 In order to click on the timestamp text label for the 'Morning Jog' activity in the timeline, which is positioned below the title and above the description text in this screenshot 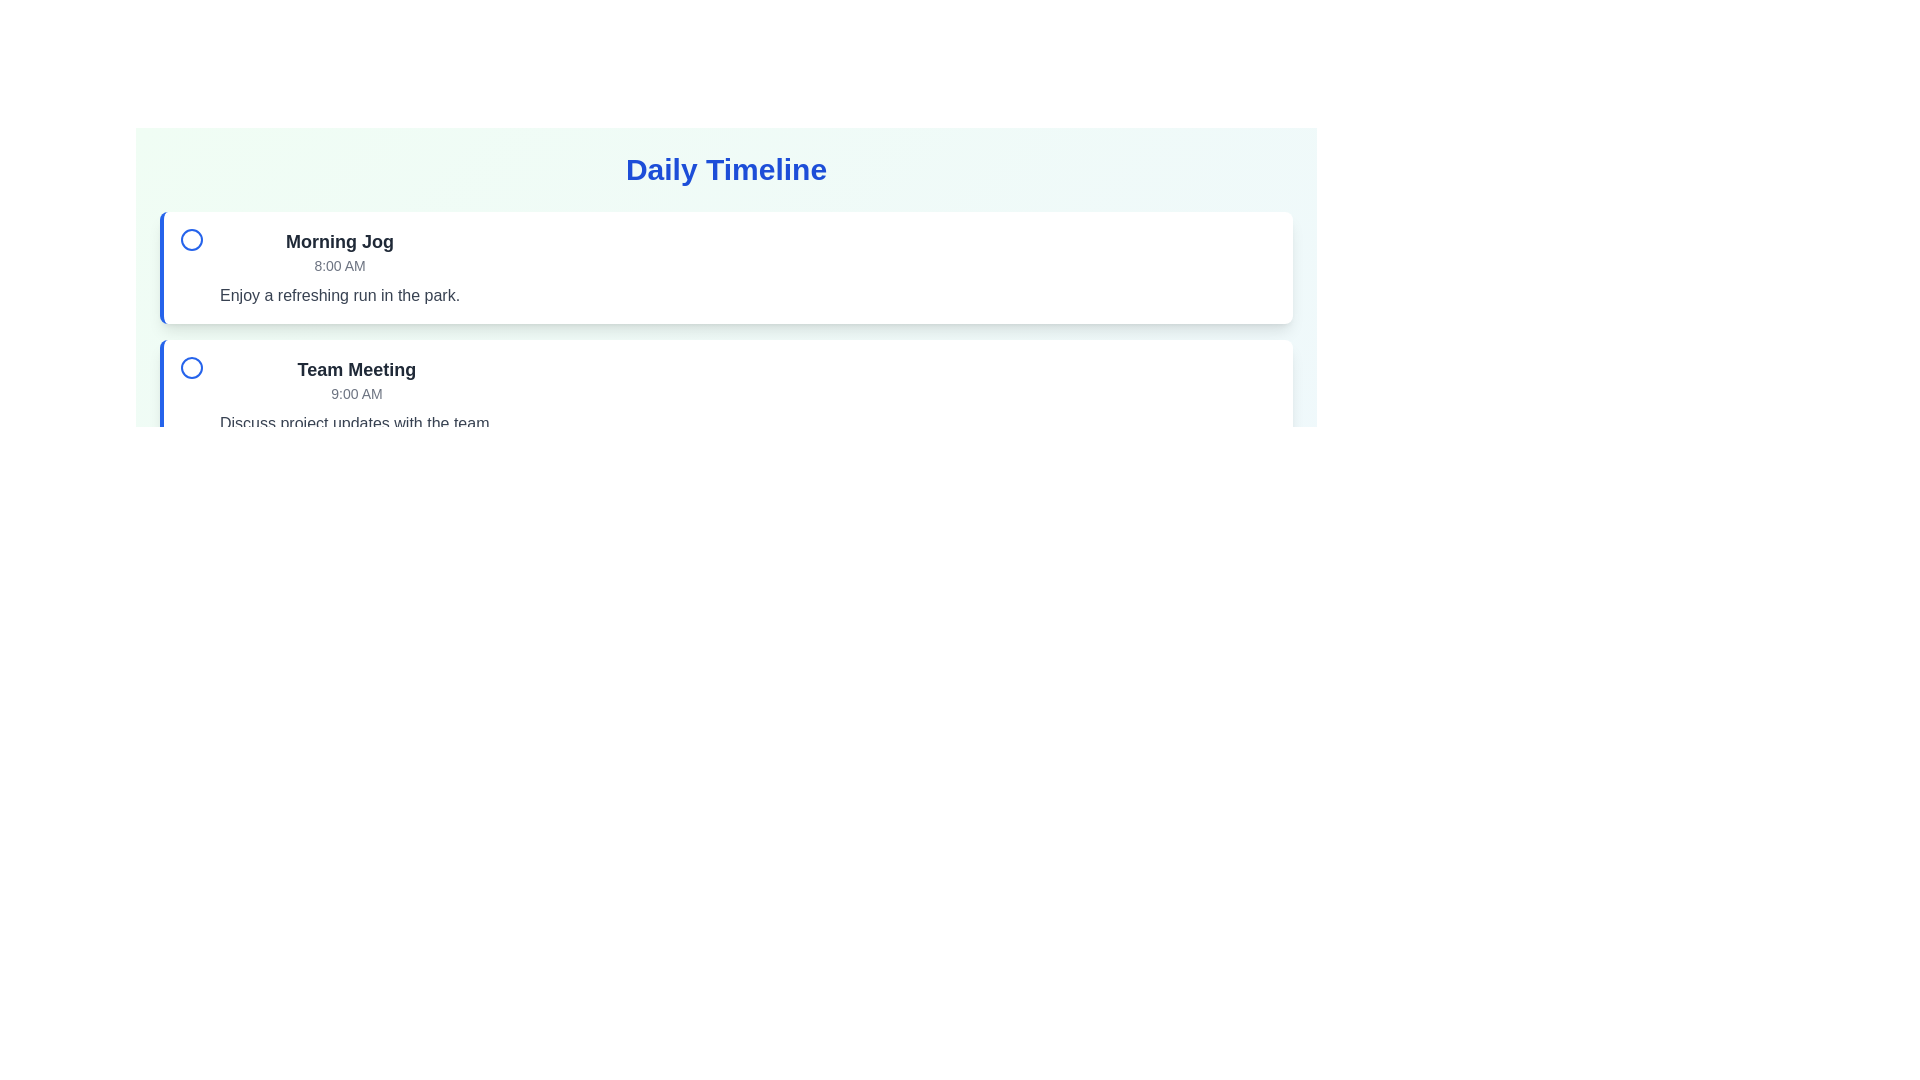, I will do `click(340, 265)`.